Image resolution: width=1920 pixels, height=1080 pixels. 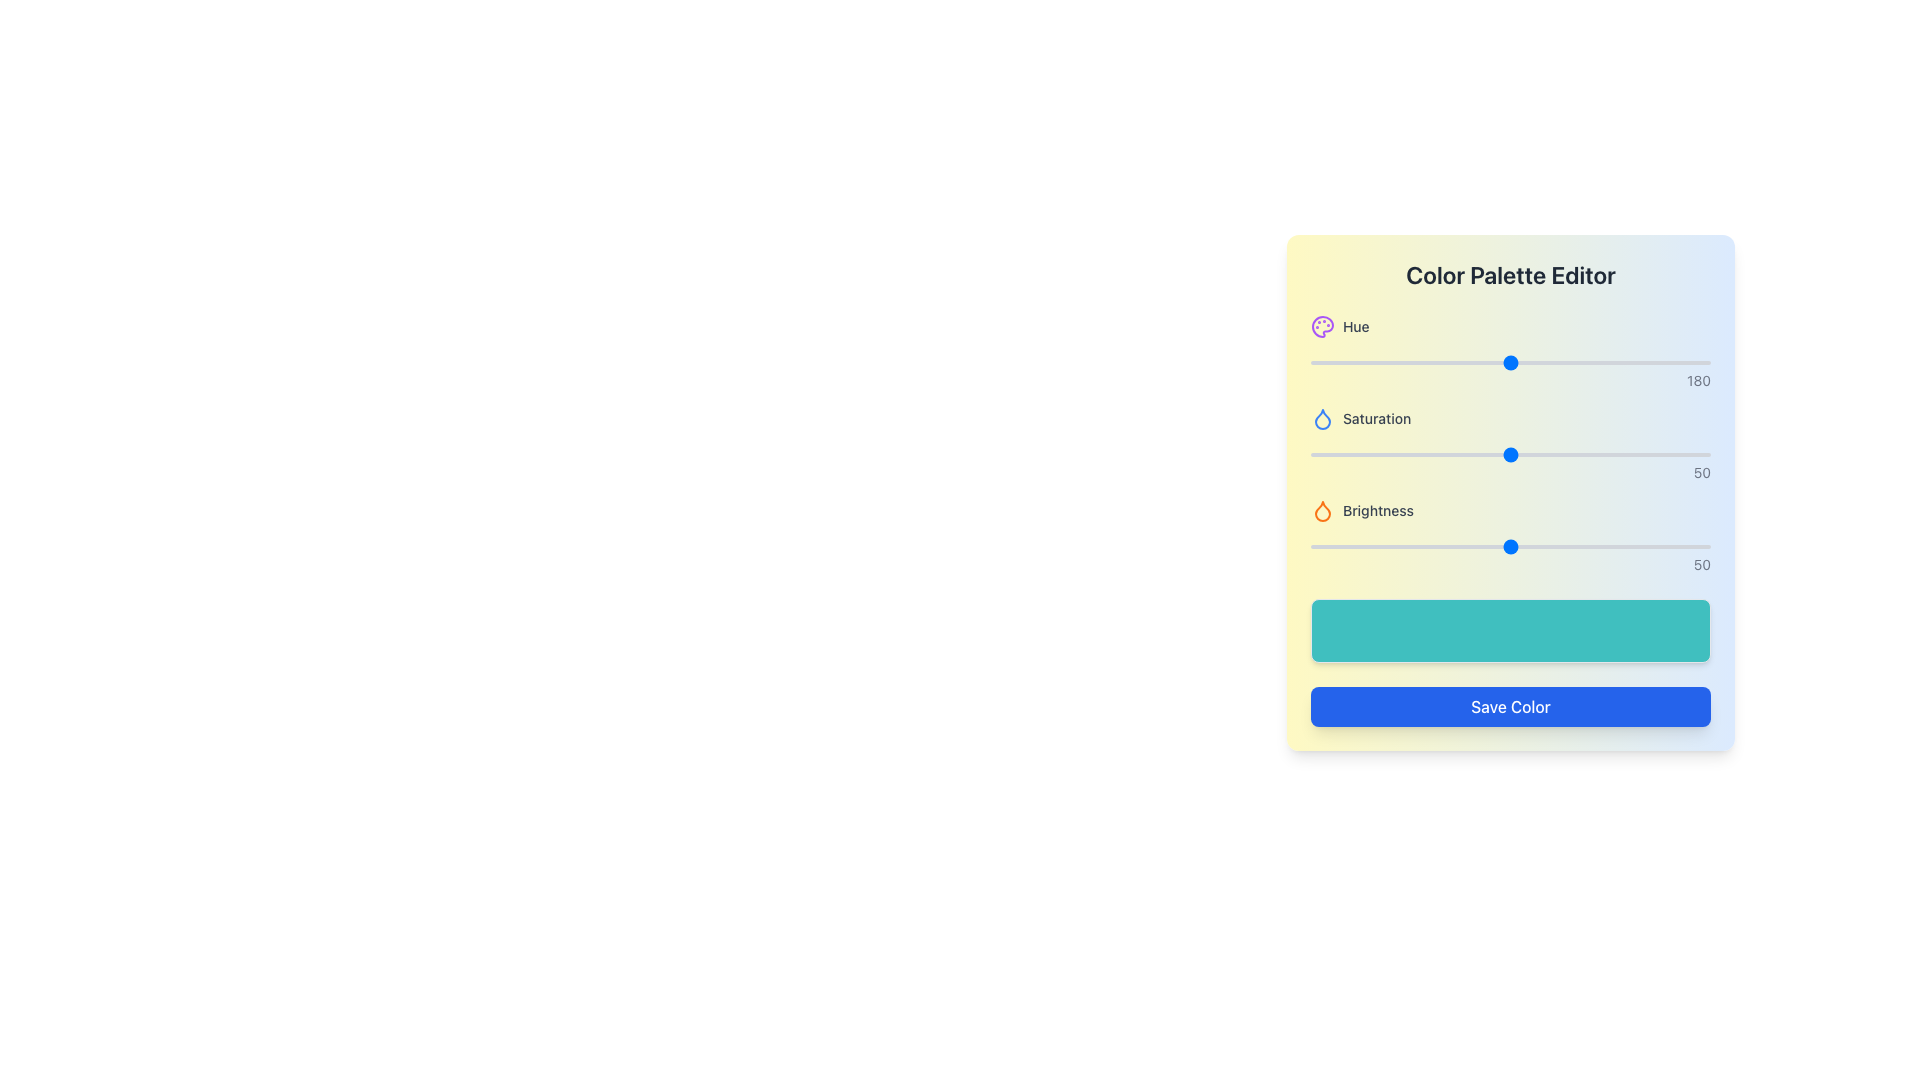 I want to click on the brightness, so click(x=1358, y=547).